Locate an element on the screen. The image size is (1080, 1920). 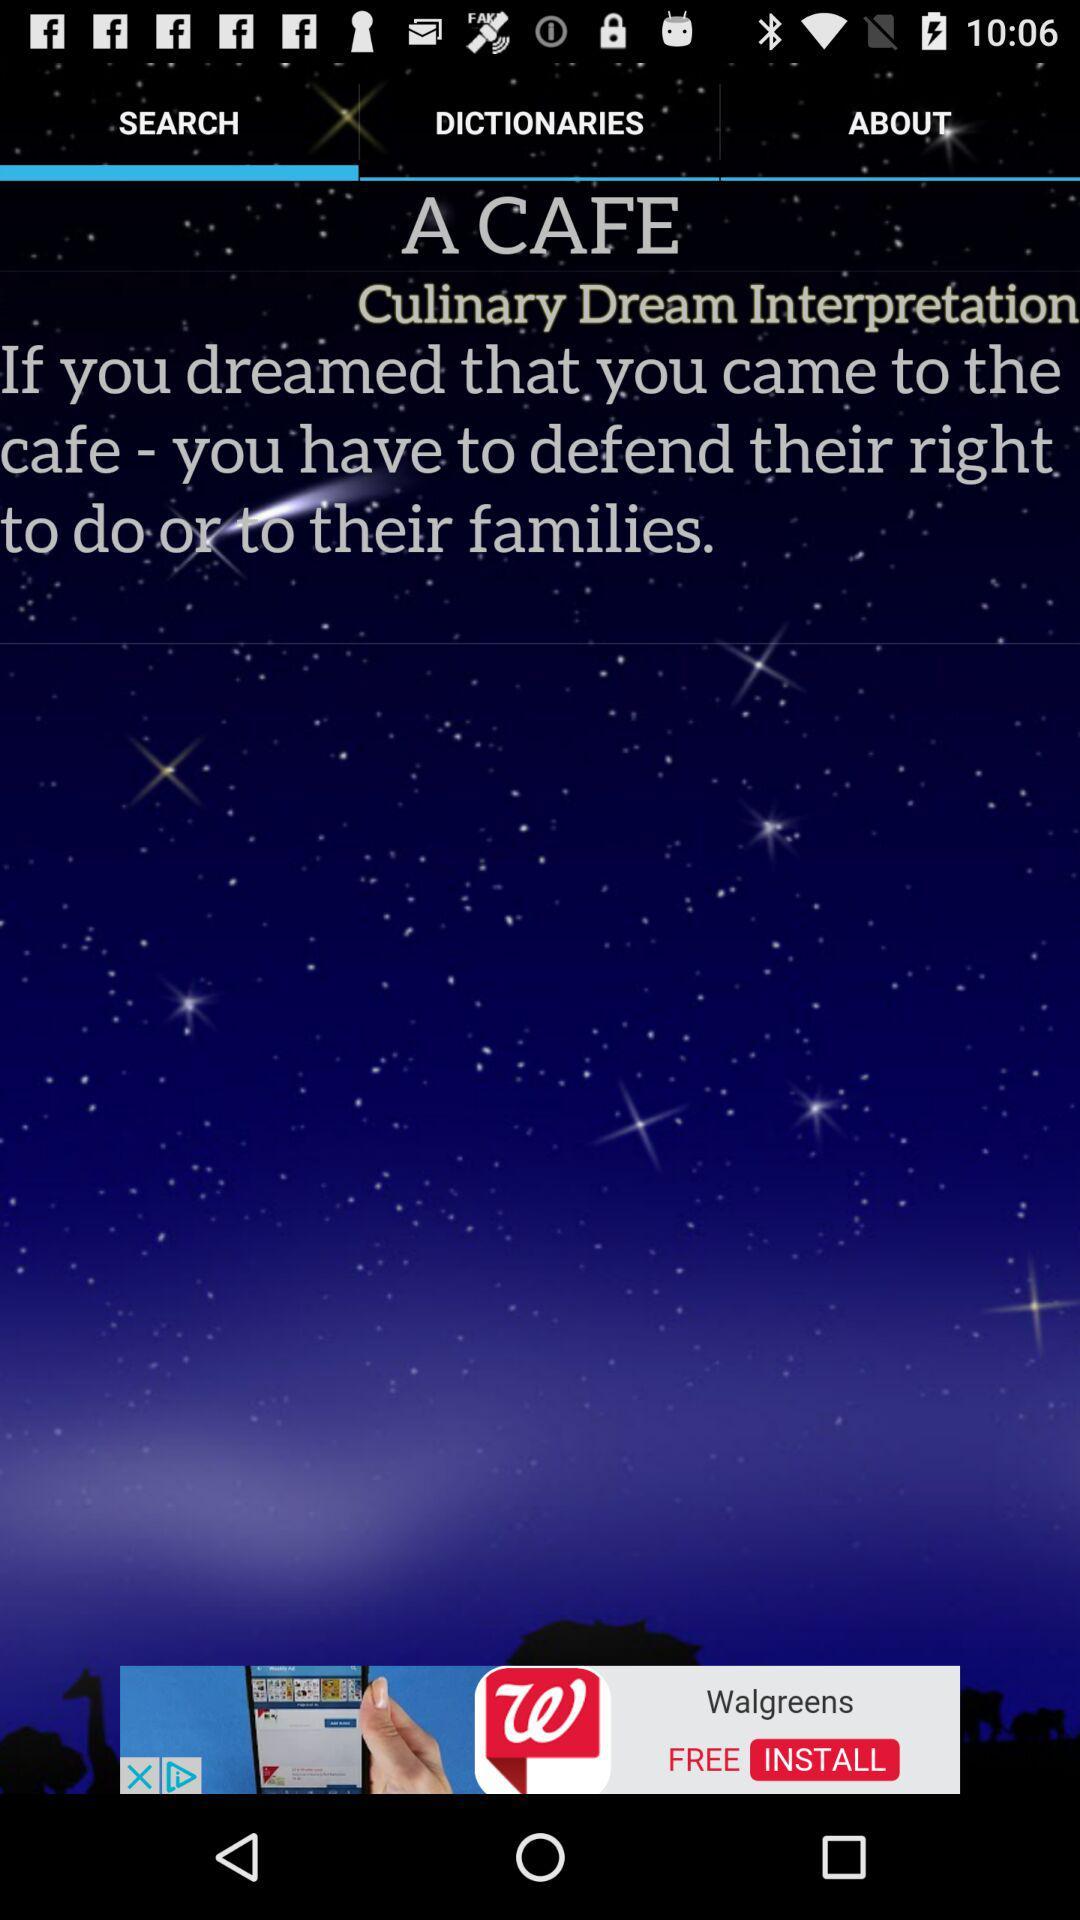
advertisement is located at coordinates (540, 1727).